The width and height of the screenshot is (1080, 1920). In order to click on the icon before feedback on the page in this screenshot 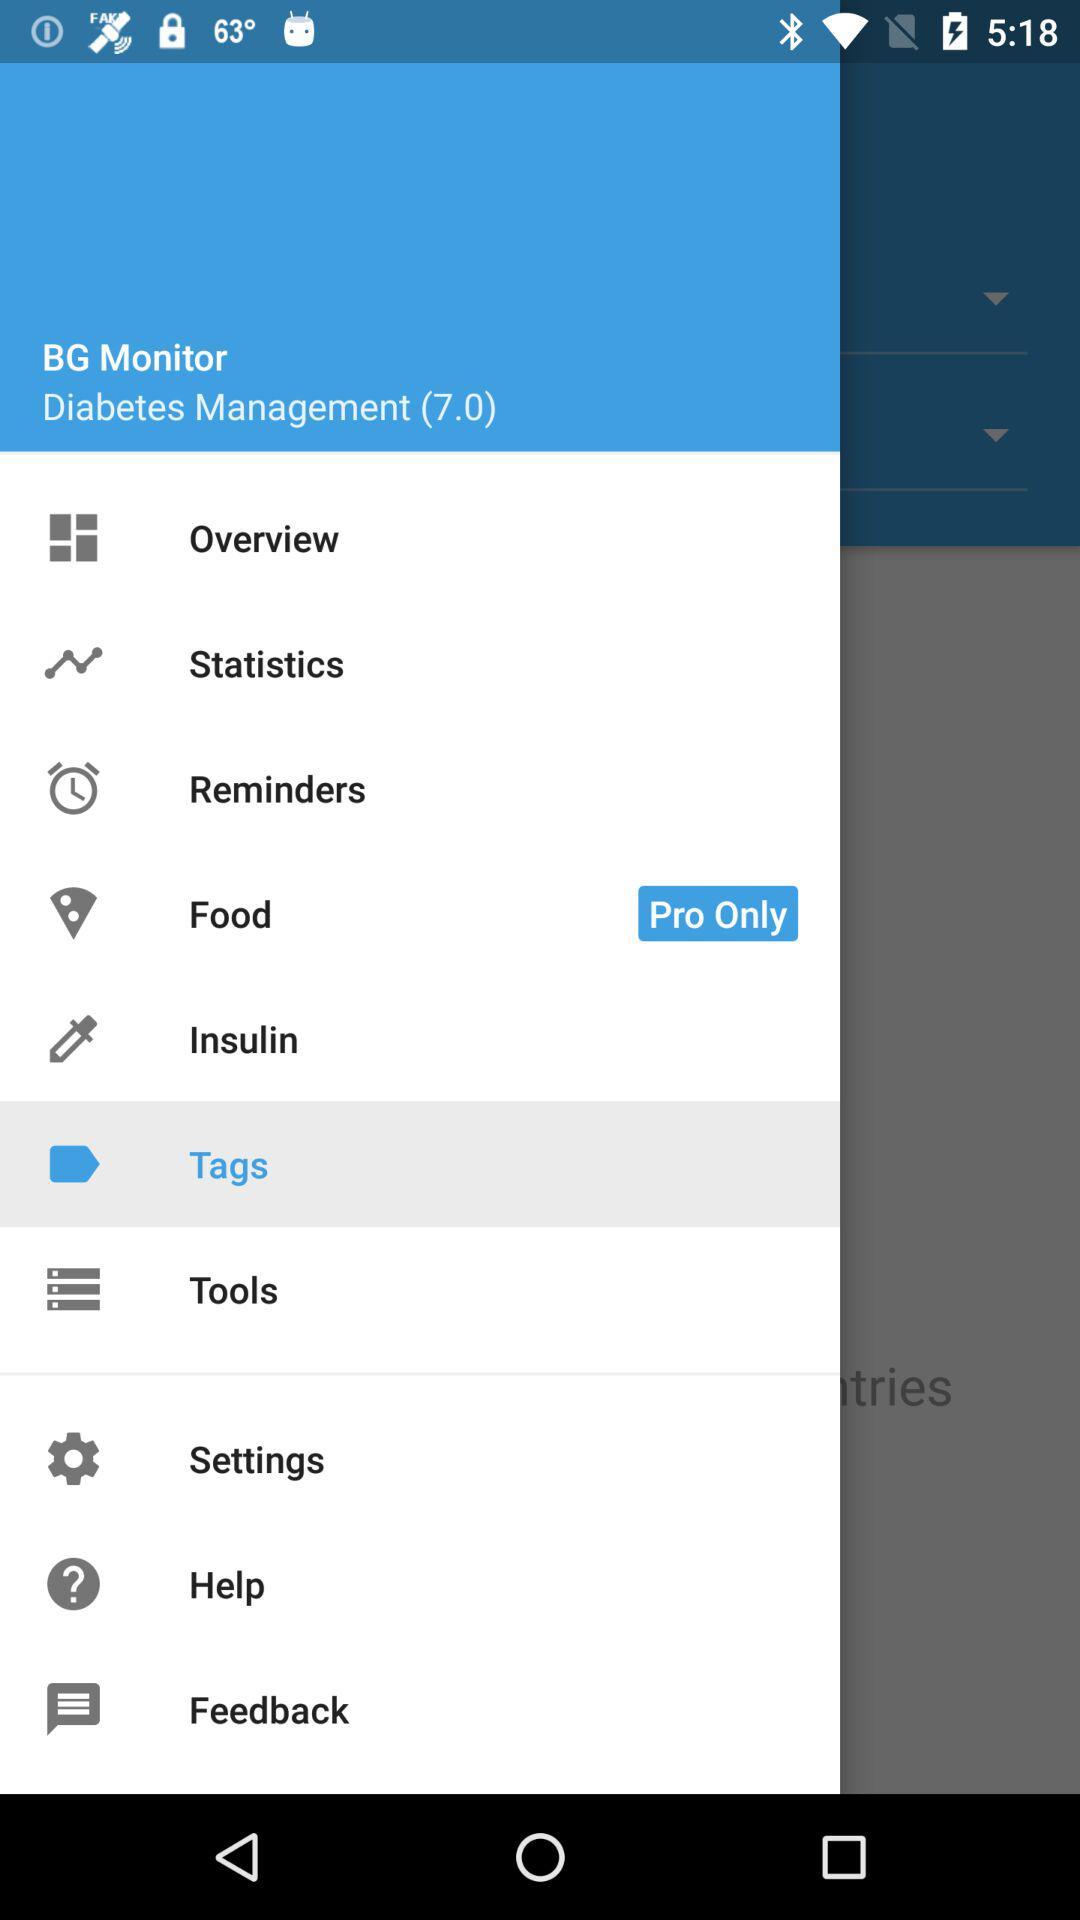, I will do `click(72, 1708)`.